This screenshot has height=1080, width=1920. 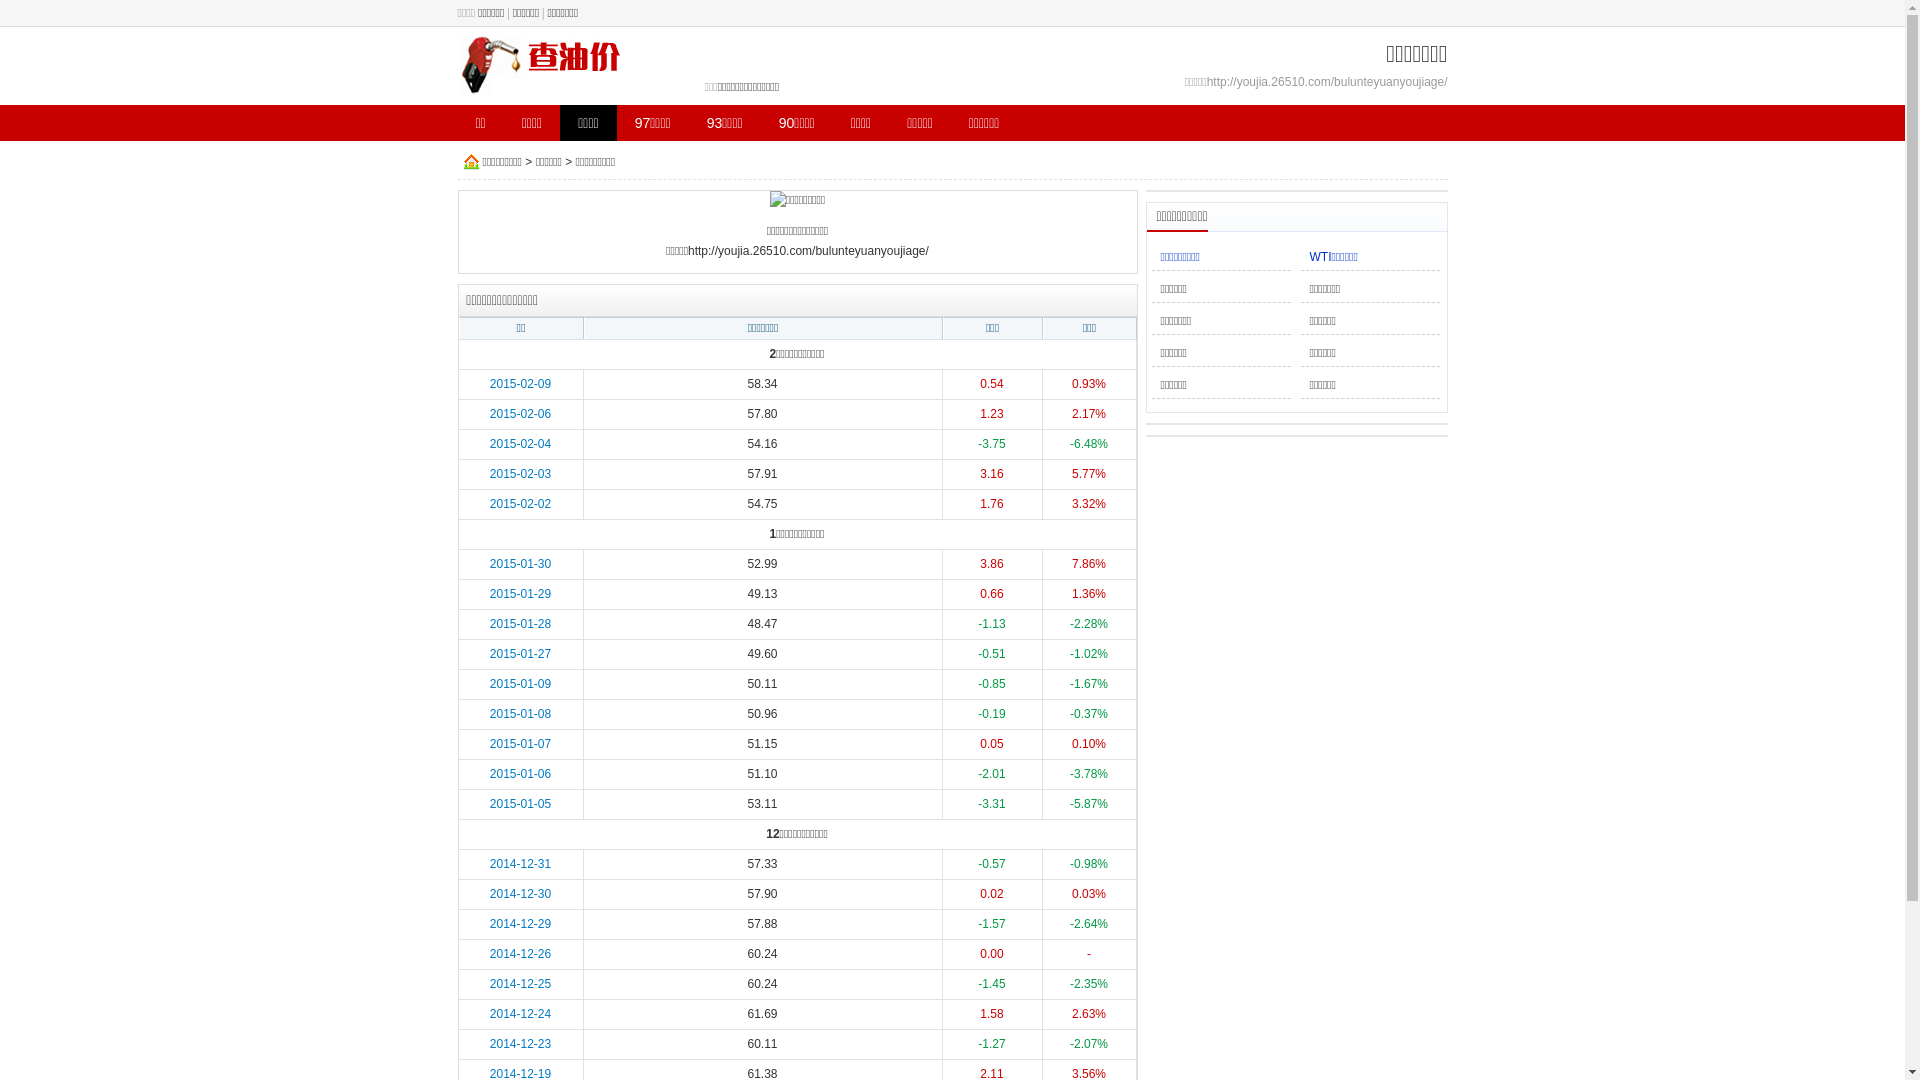 What do you see at coordinates (489, 744) in the screenshot?
I see `'2015-01-07'` at bounding box center [489, 744].